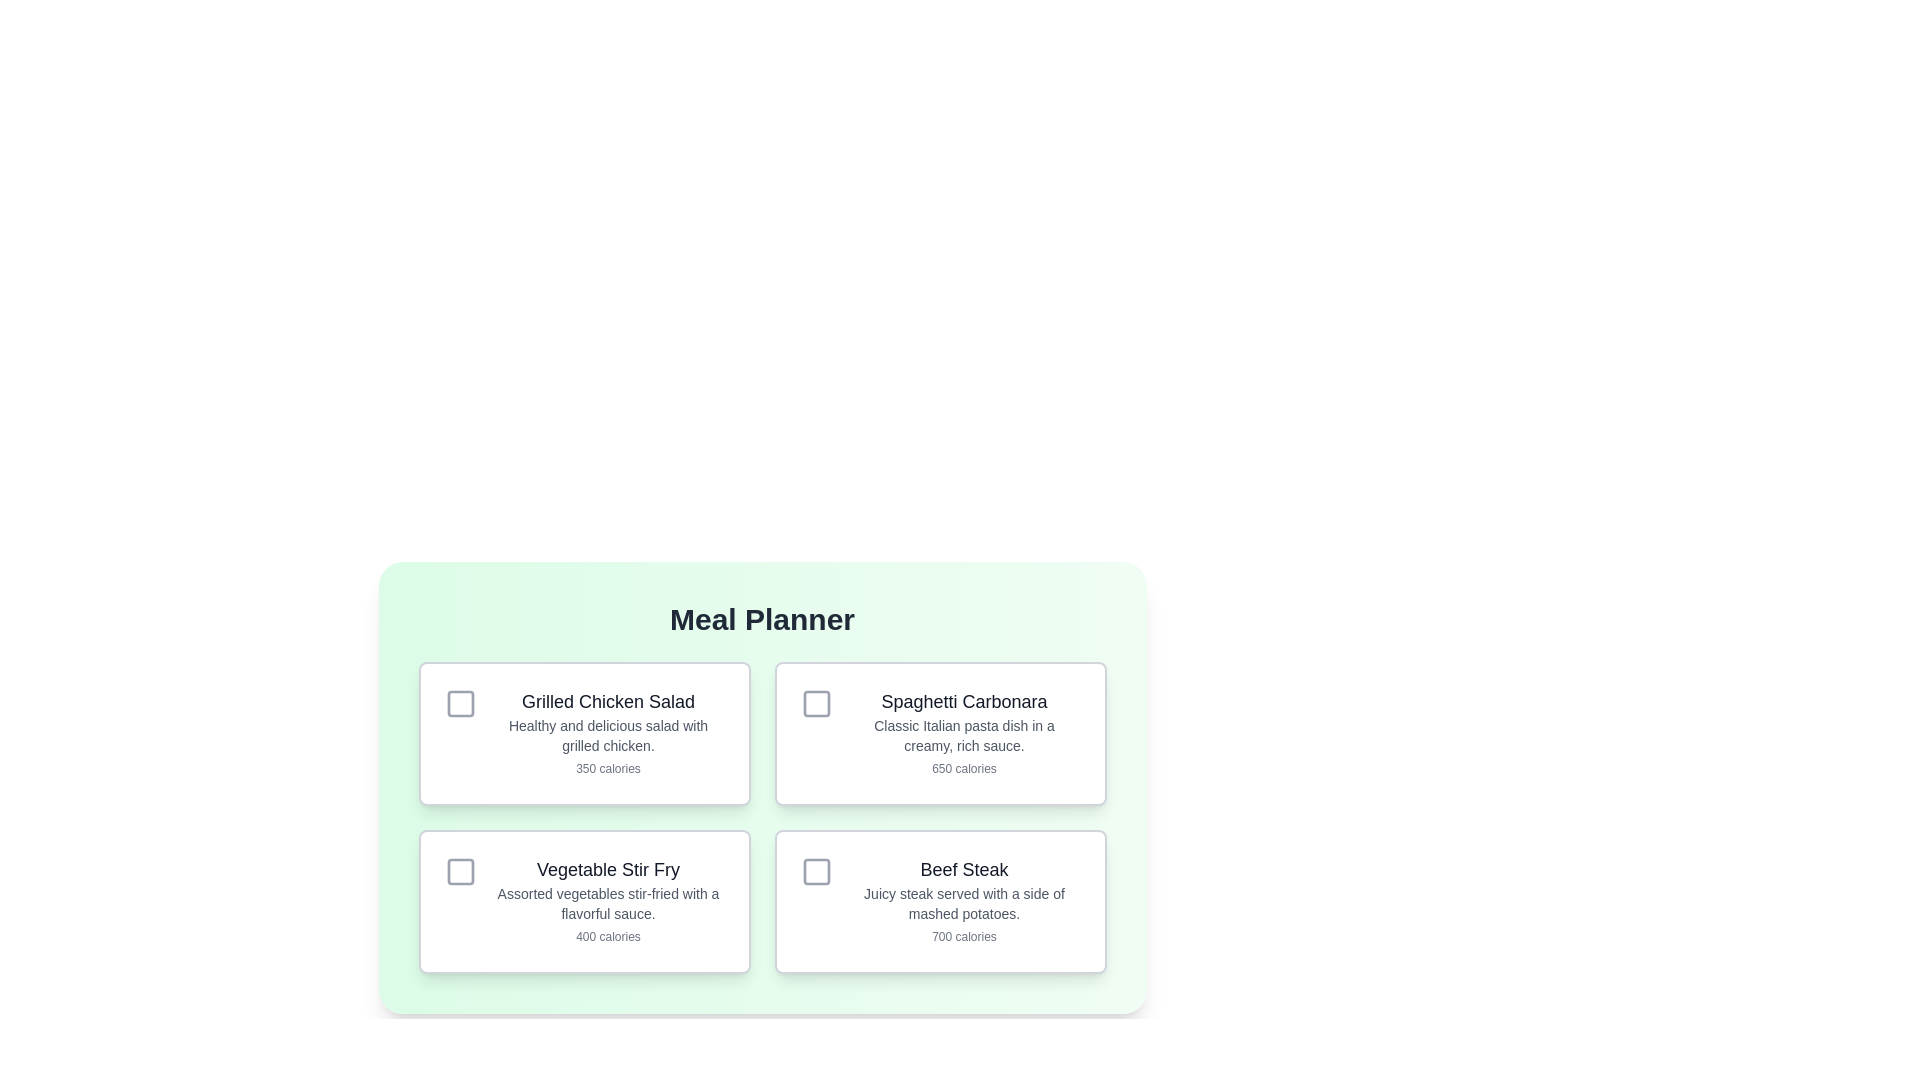 The height and width of the screenshot is (1080, 1920). What do you see at coordinates (816, 870) in the screenshot?
I see `the checkbox state indicator for the 'Beef Steak' item in the meal planner section` at bounding box center [816, 870].